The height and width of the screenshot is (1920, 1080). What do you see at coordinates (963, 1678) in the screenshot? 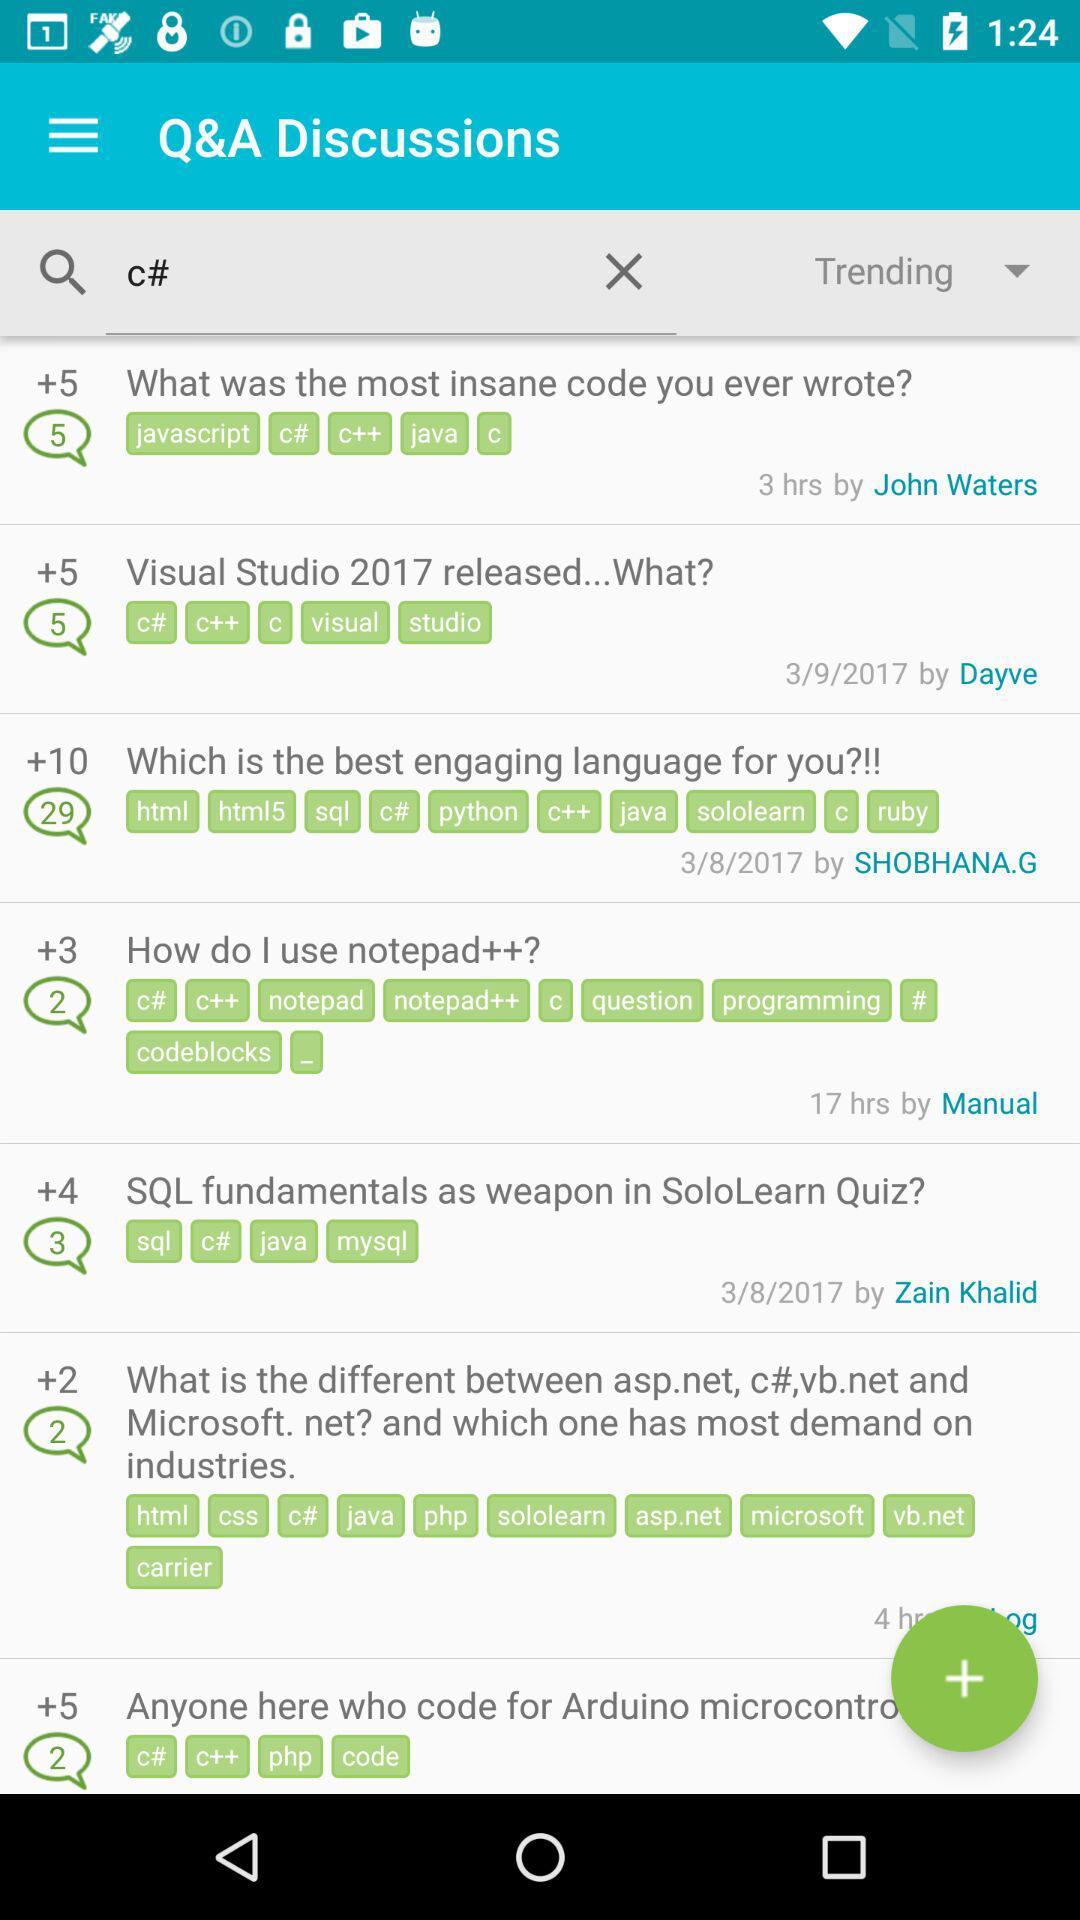
I see `the add symbol at the bottom right corner of the page` at bounding box center [963, 1678].